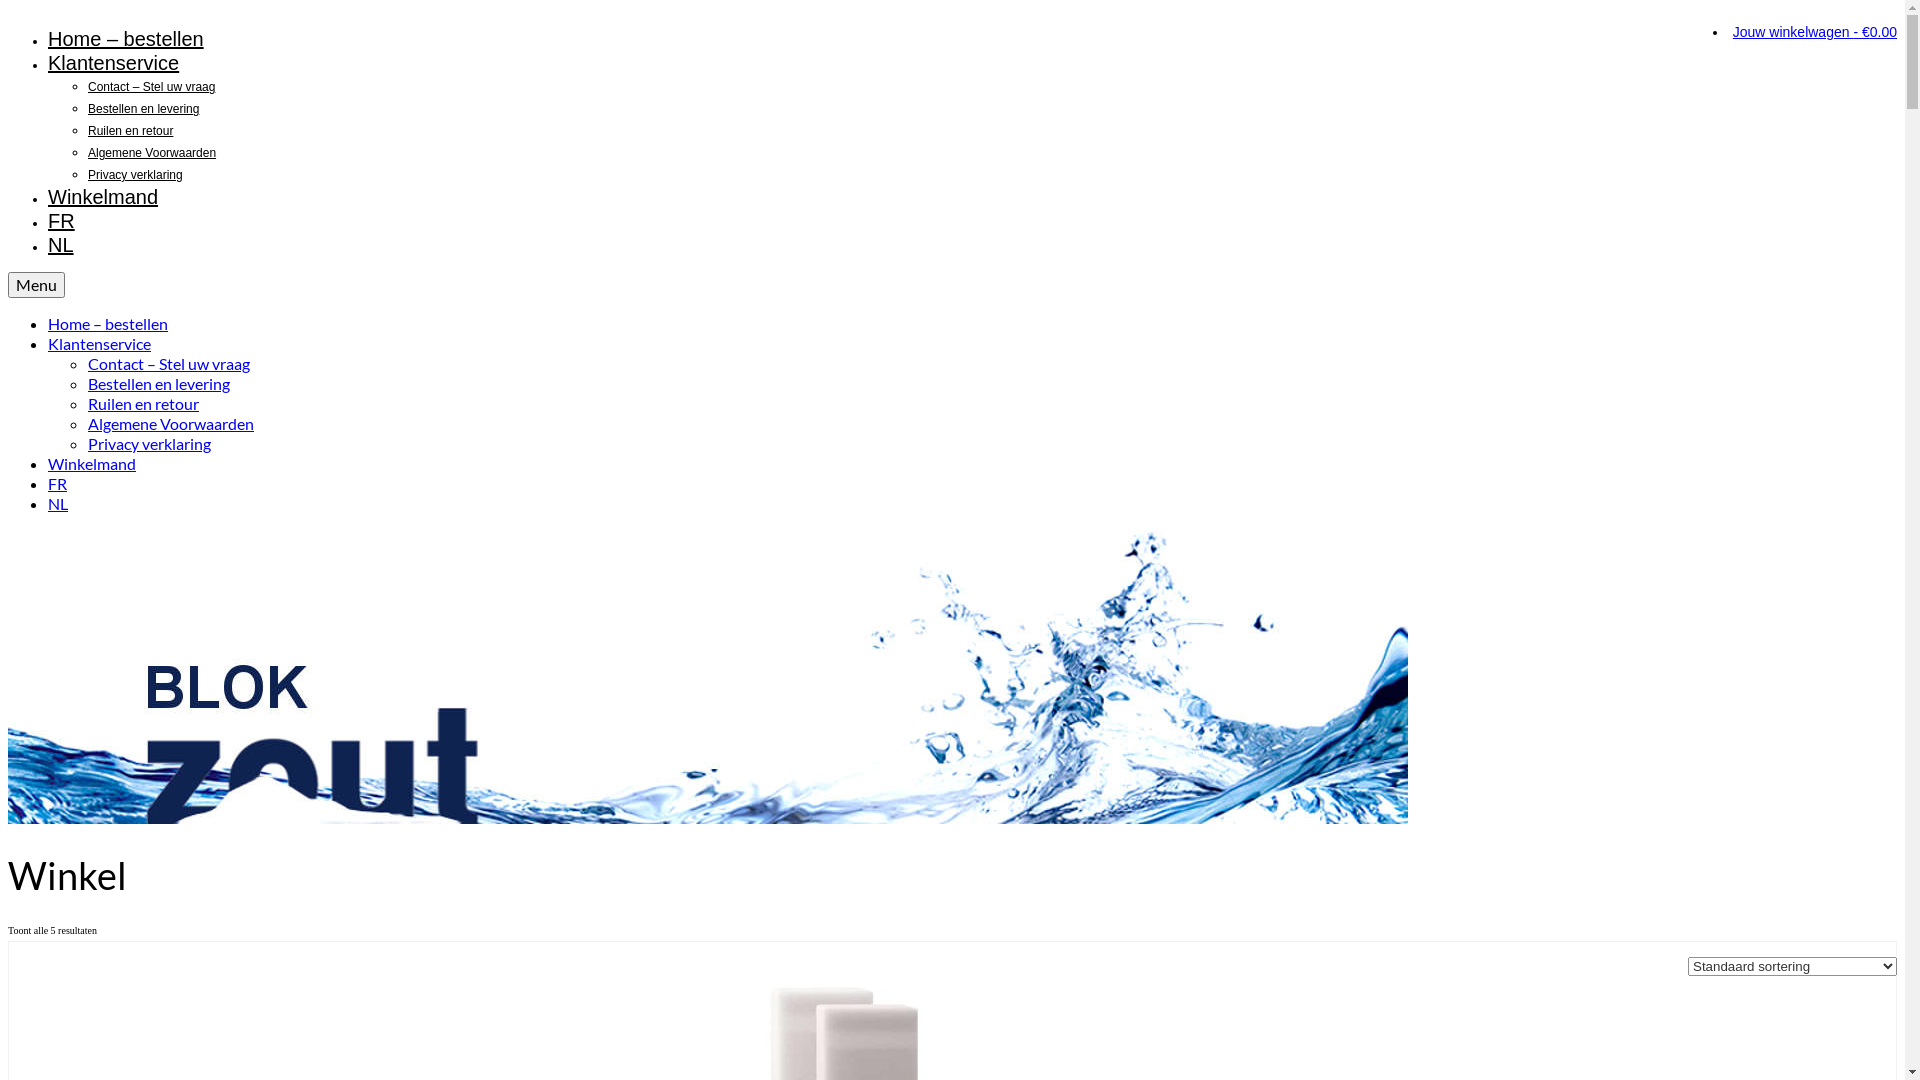  I want to click on 'Winkelmand', so click(101, 196).